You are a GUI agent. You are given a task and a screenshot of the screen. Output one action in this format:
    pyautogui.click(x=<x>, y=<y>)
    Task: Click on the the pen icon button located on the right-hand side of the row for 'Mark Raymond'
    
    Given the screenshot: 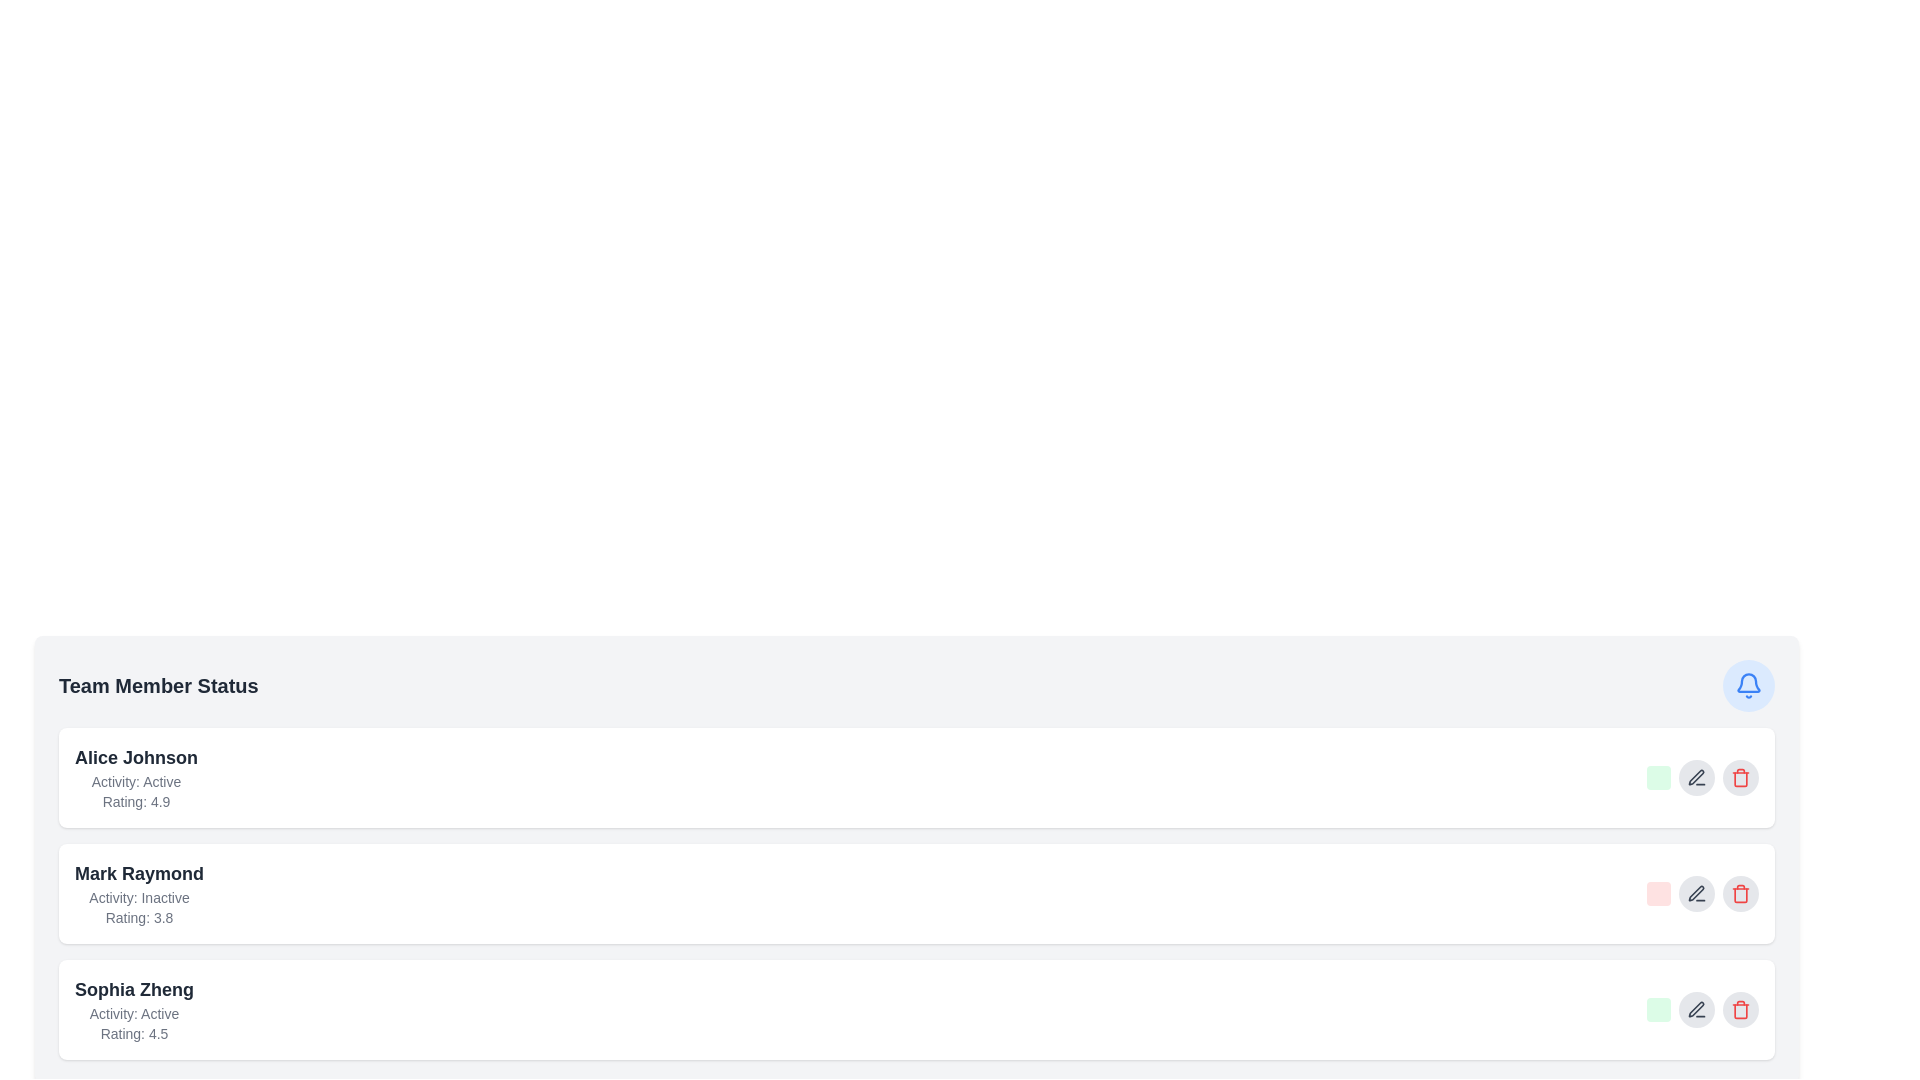 What is the action you would take?
    pyautogui.click(x=1696, y=1010)
    